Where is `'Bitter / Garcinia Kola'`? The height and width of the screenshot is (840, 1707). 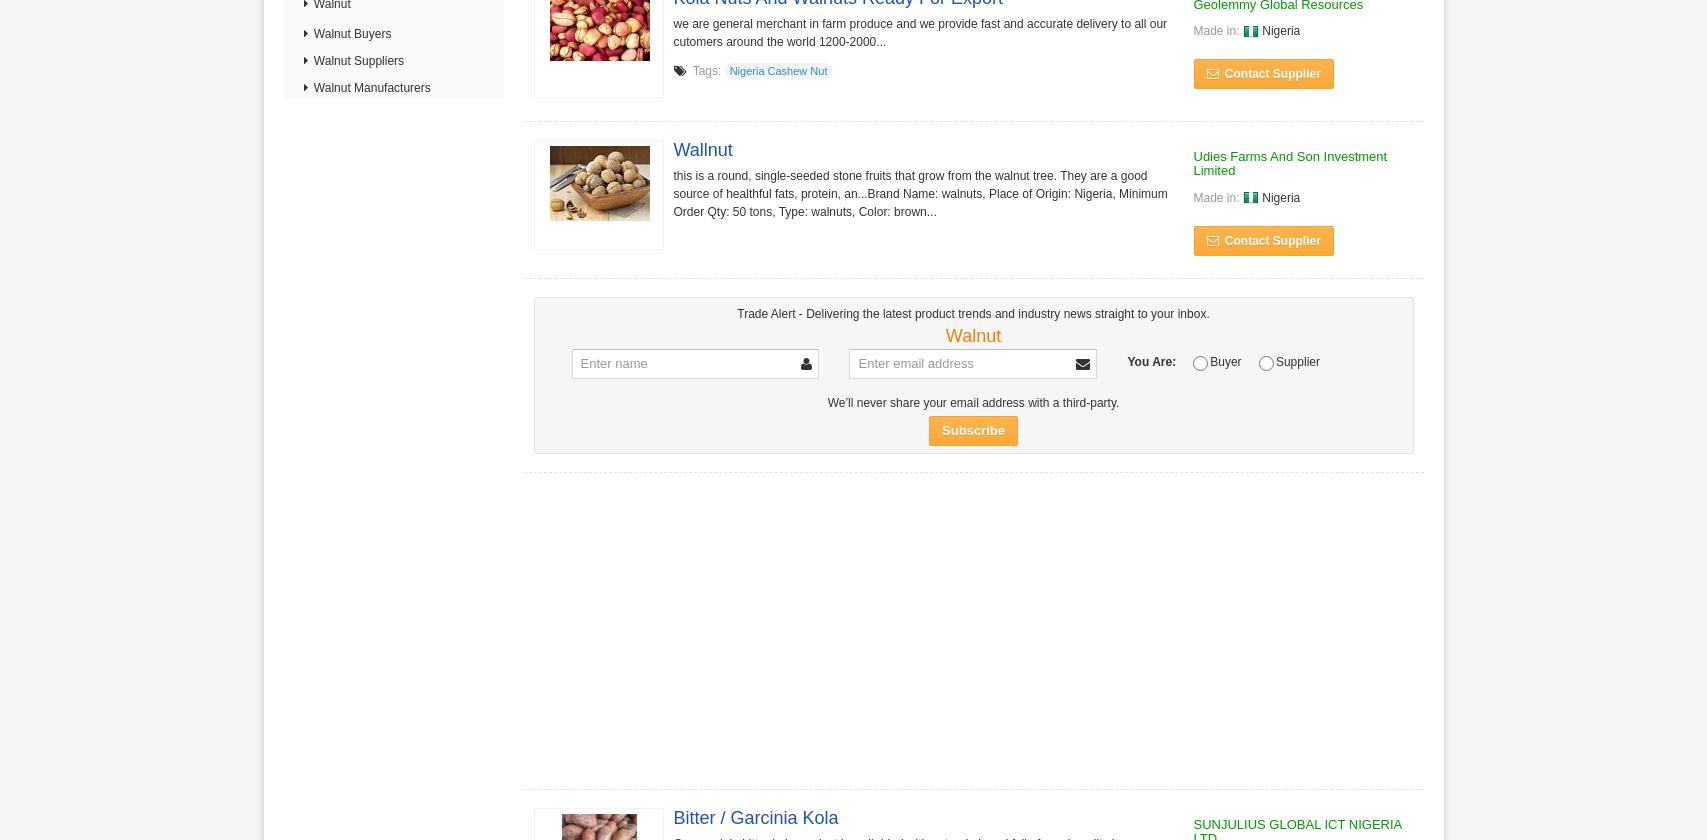
'Bitter / Garcinia Kola' is located at coordinates (755, 816).